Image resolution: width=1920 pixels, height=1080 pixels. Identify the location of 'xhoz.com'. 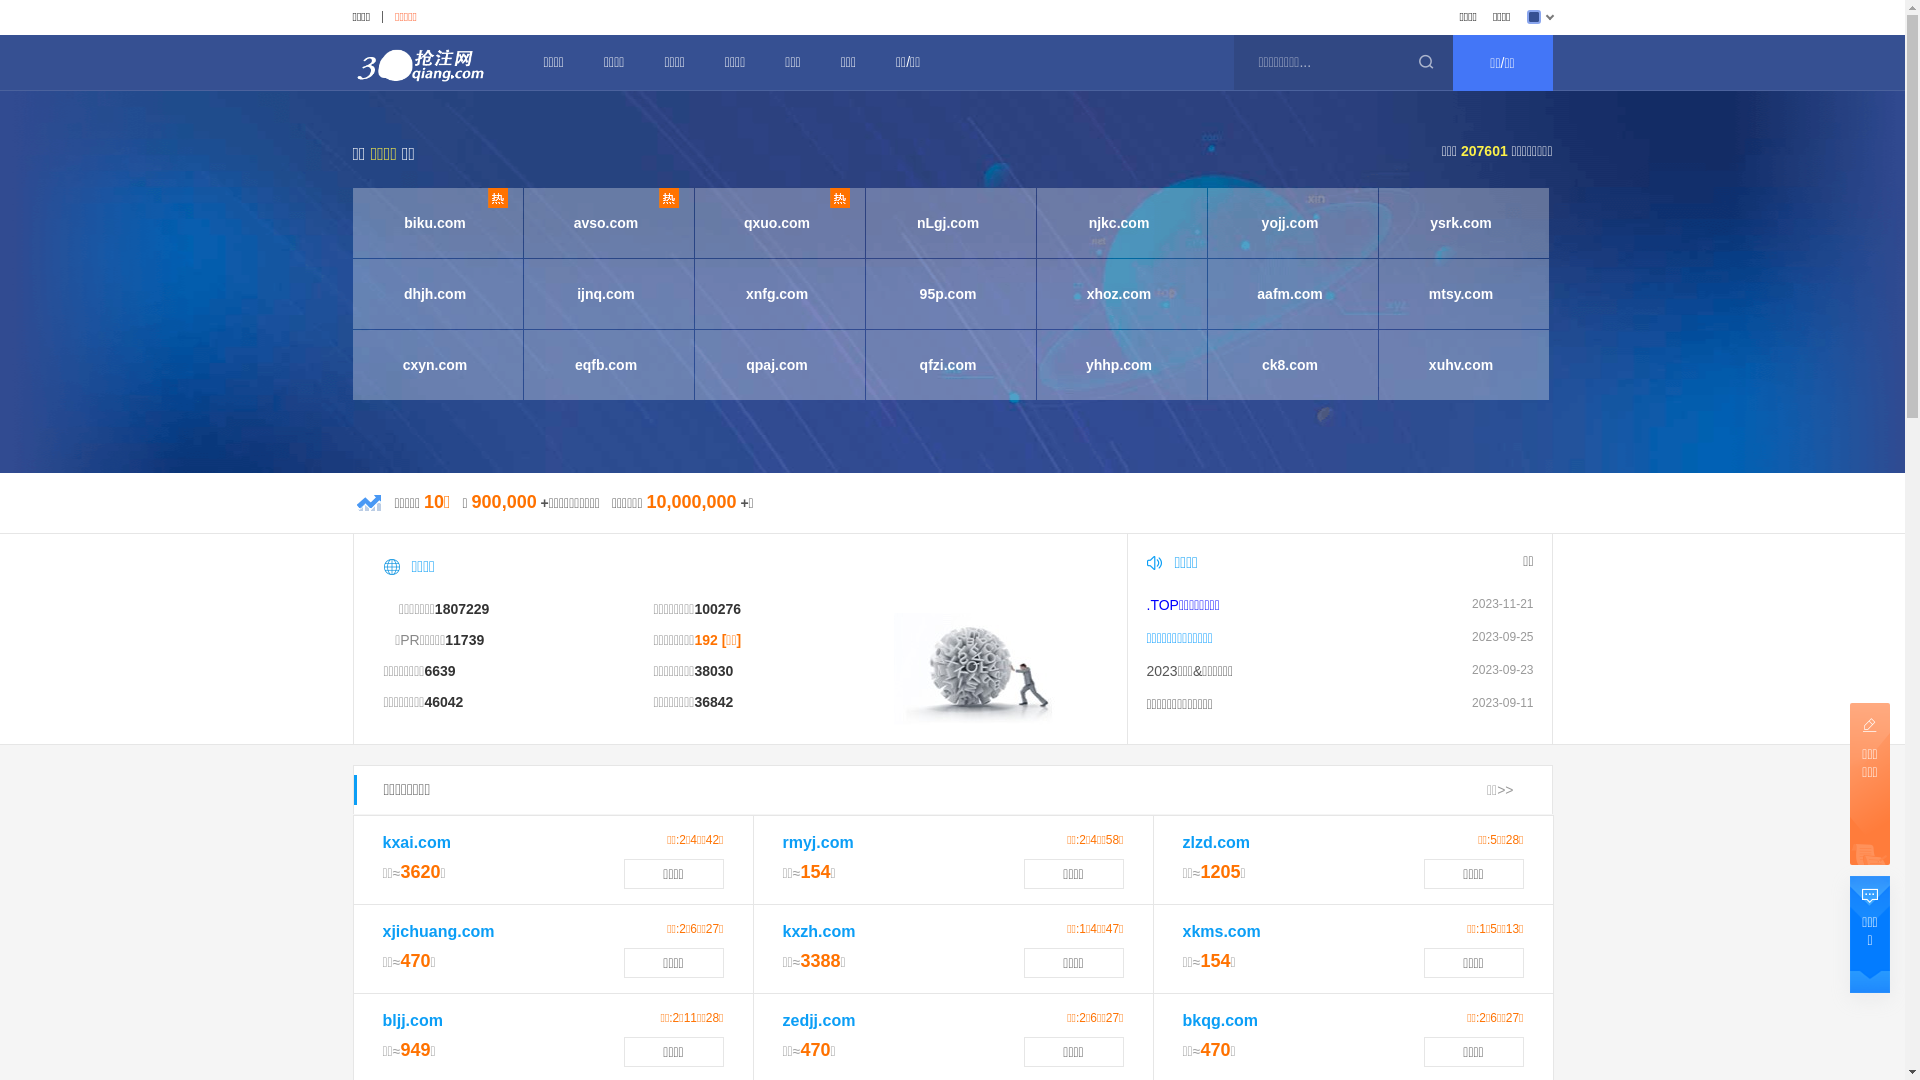
(1117, 293).